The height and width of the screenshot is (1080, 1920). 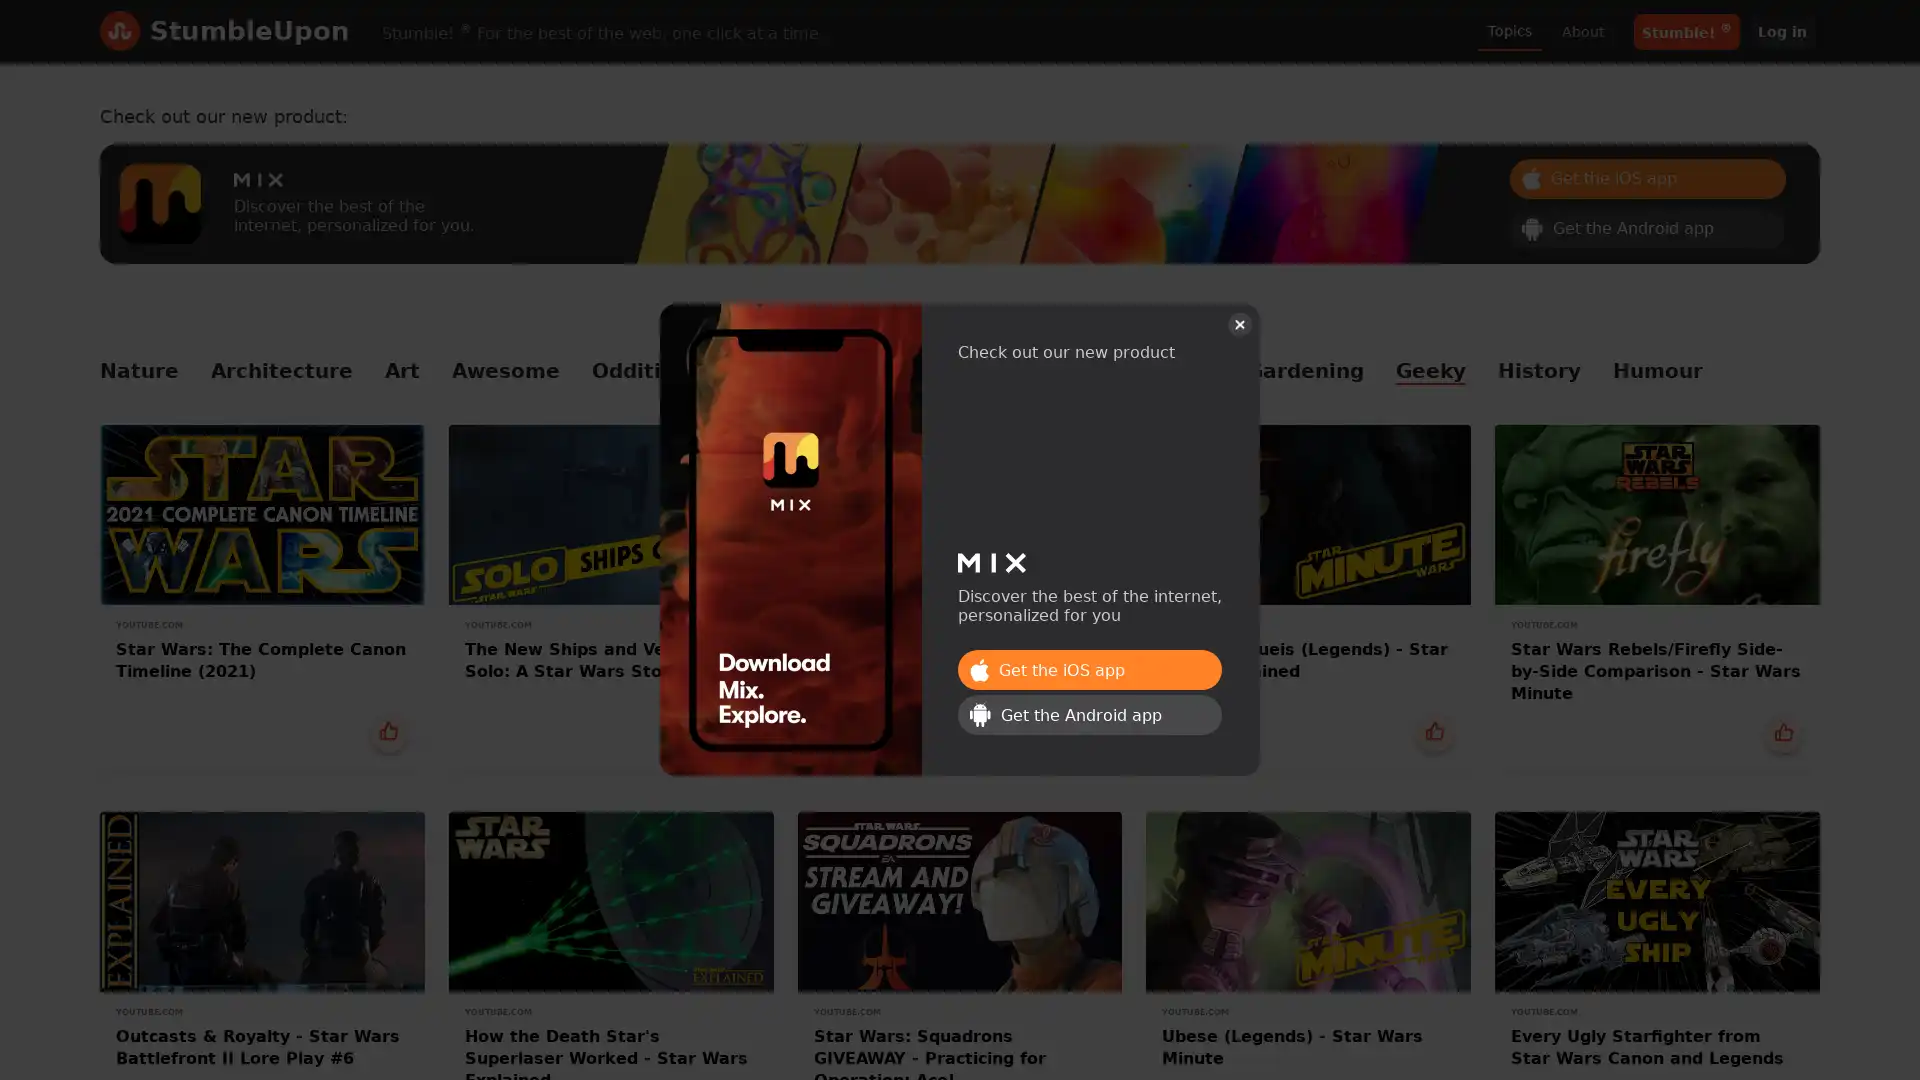 What do you see at coordinates (1088, 713) in the screenshot?
I see `Header Image 1 Get the Android app` at bounding box center [1088, 713].